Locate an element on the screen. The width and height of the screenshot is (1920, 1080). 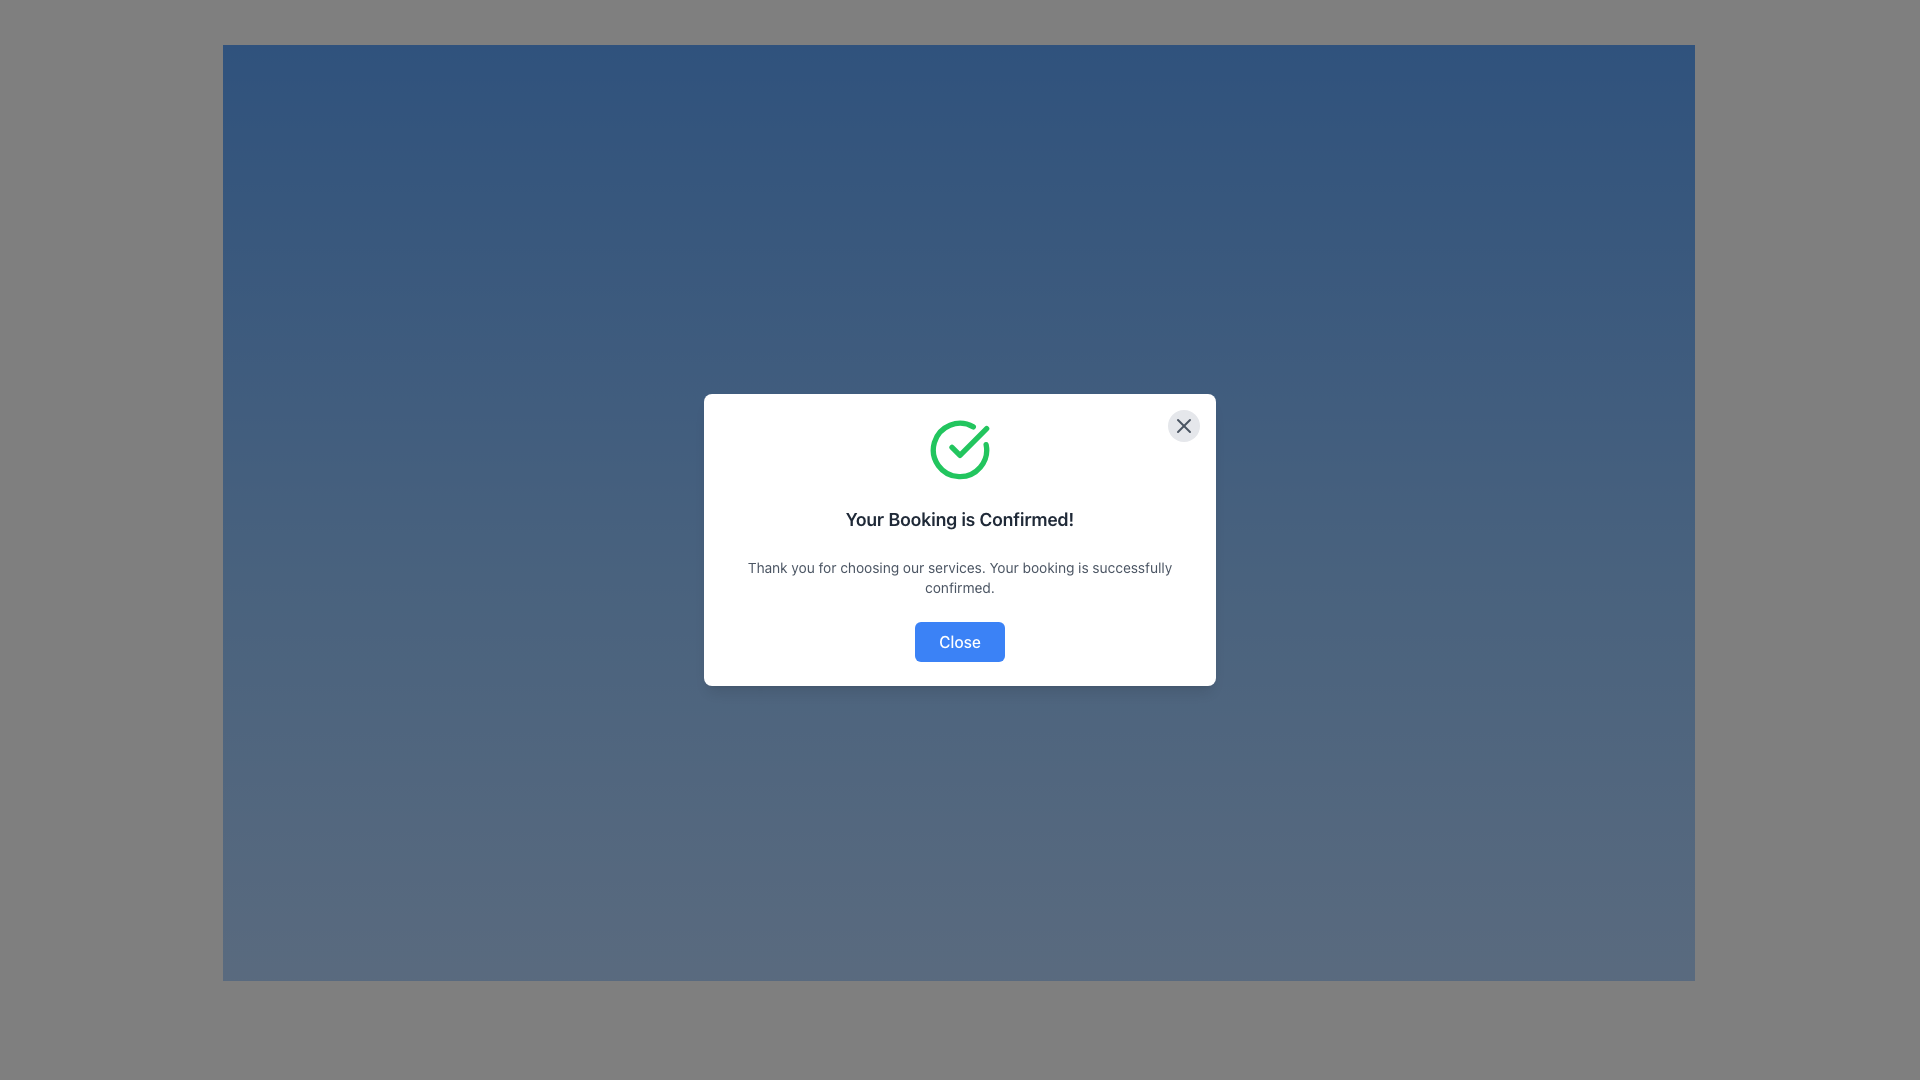
the small cross-shaped icon in the top-right corner of the modal dialog box is located at coordinates (1184, 424).